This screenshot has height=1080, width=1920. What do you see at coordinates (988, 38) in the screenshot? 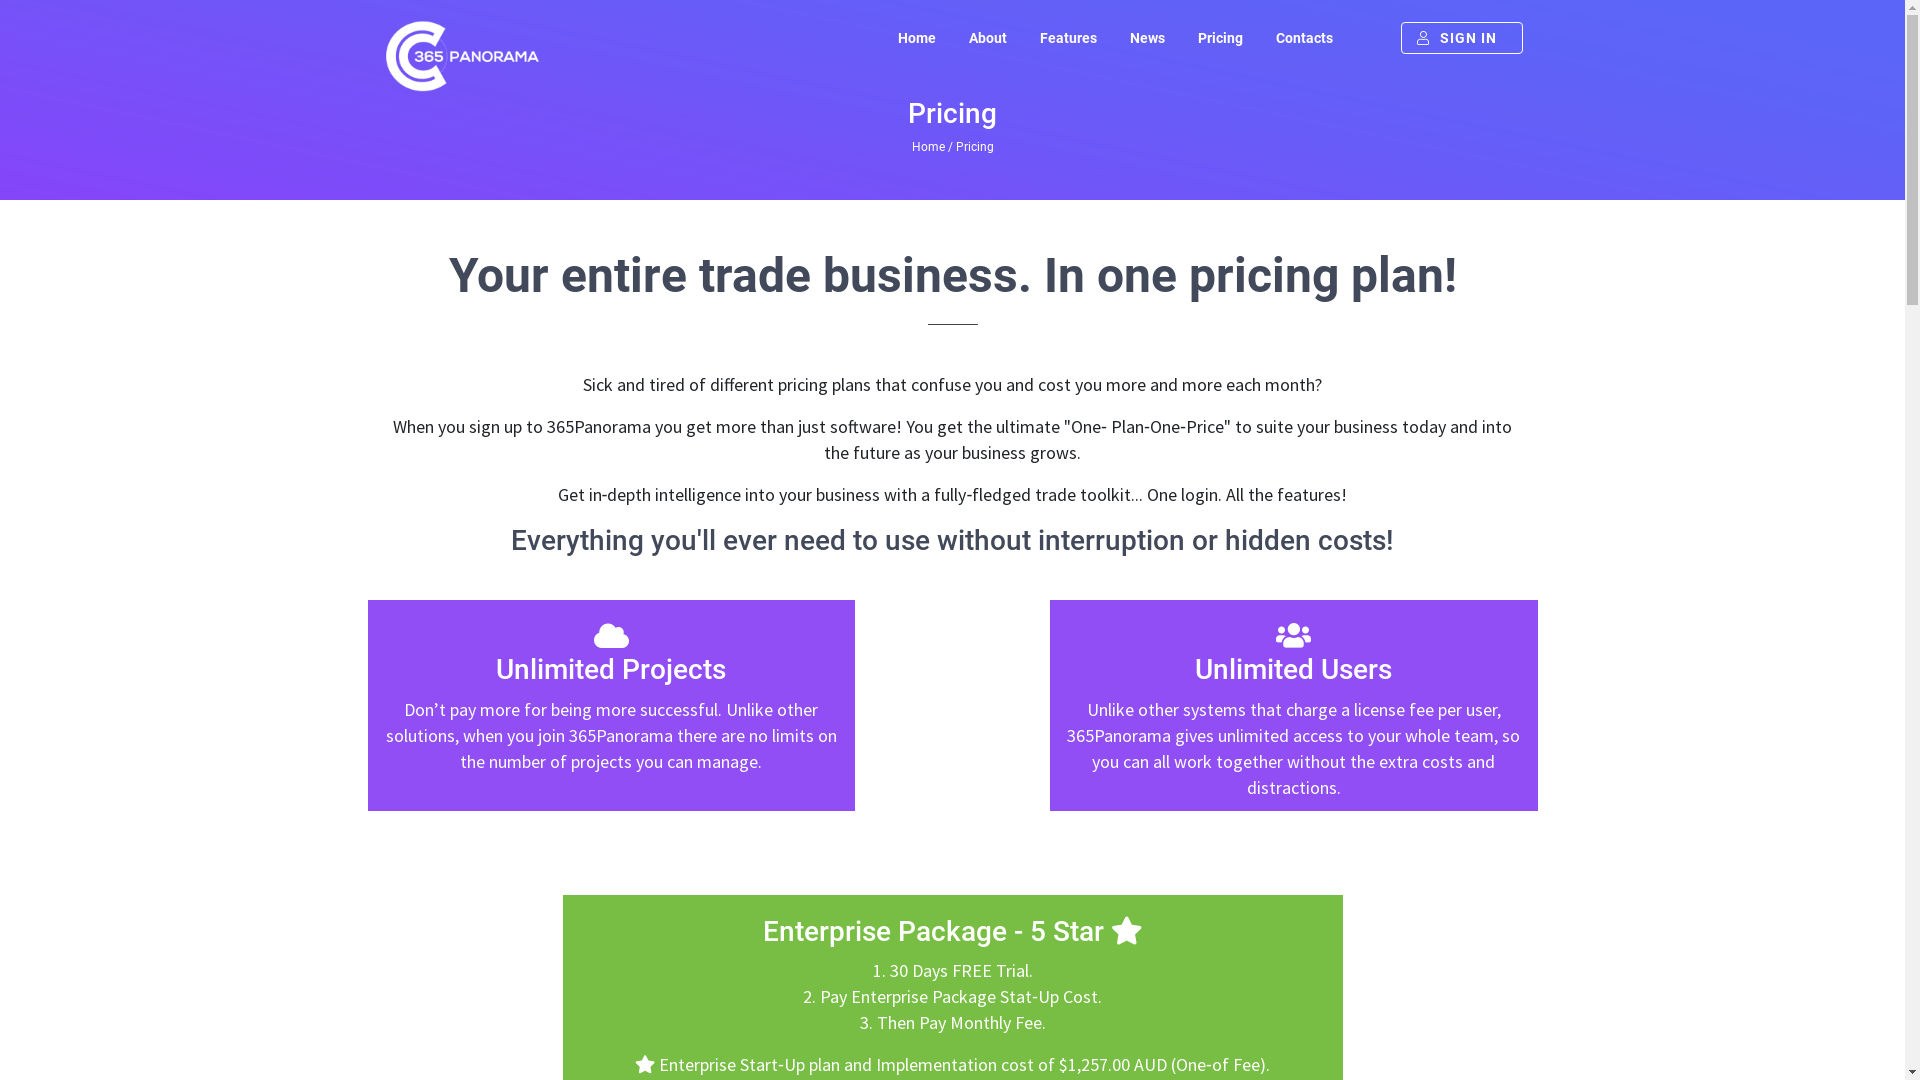
I see `'About'` at bounding box center [988, 38].